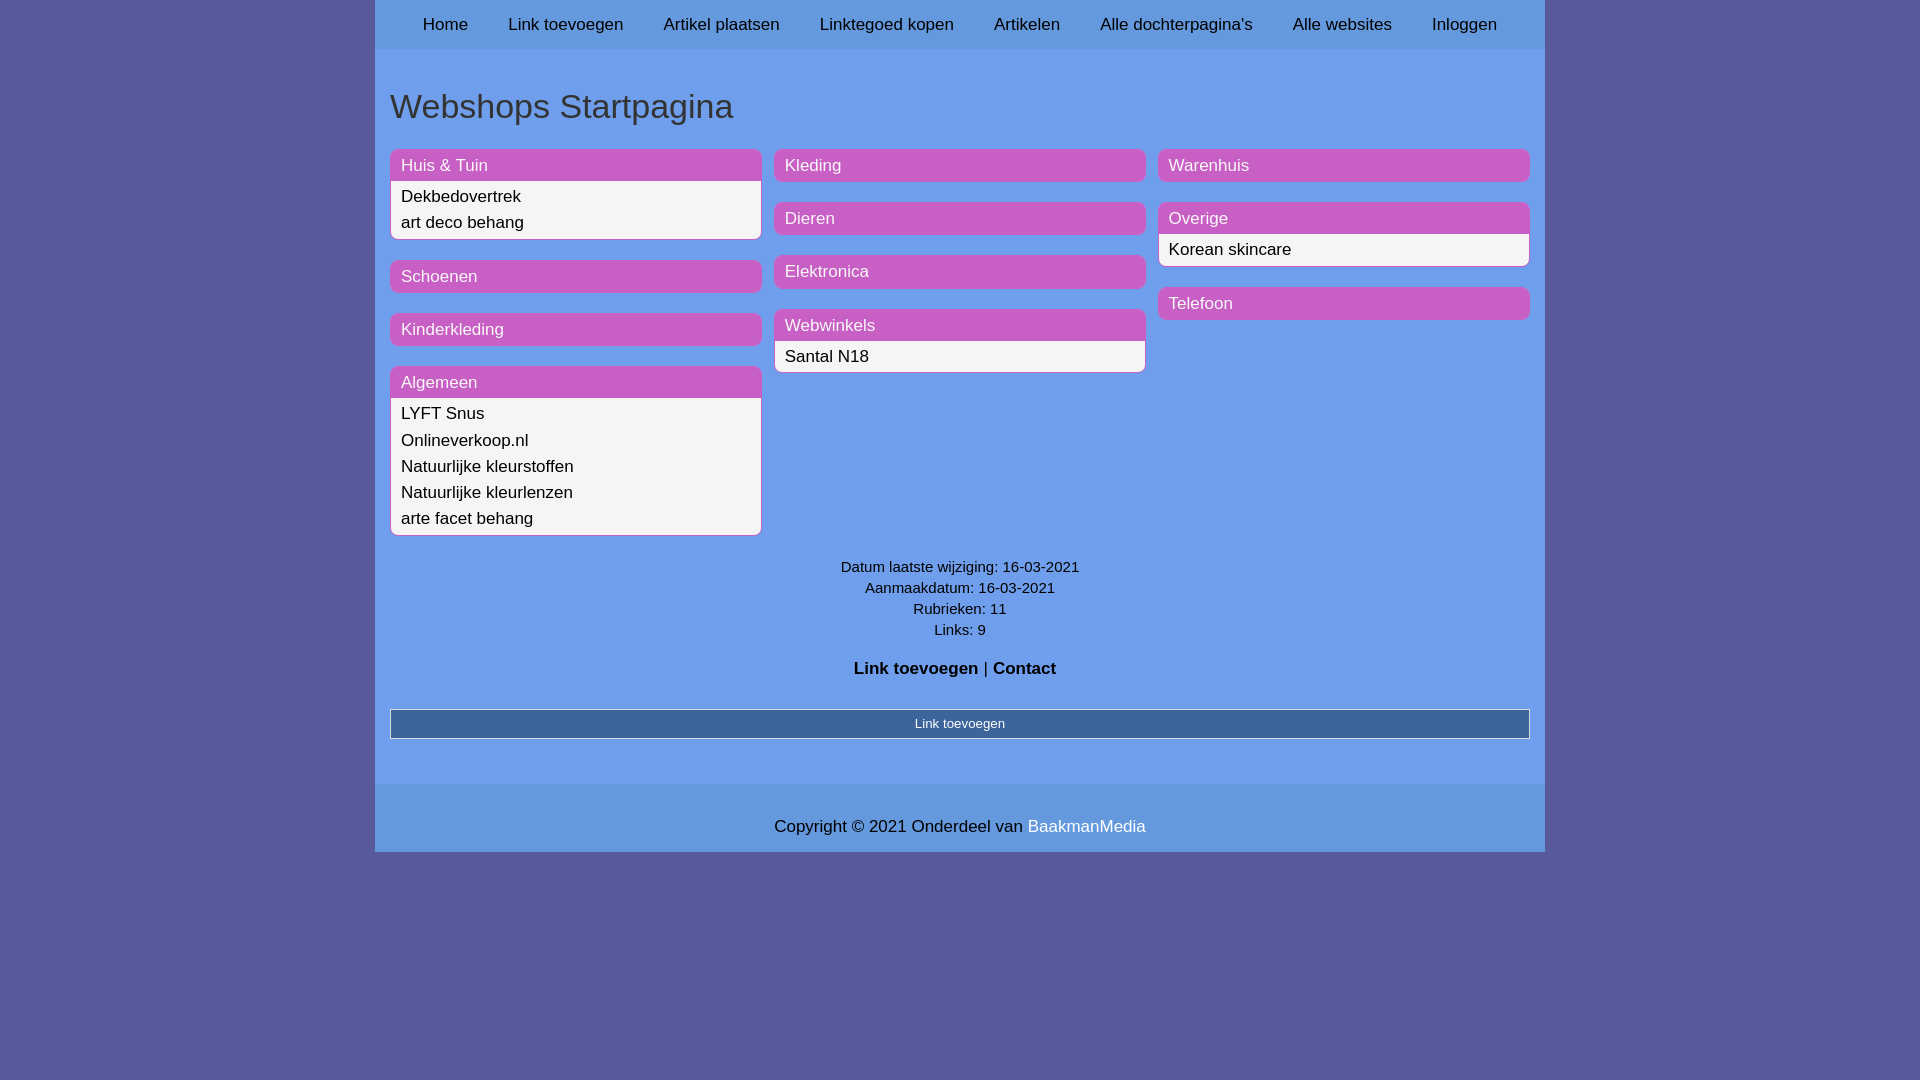 Image resolution: width=1920 pixels, height=1080 pixels. What do you see at coordinates (813, 164) in the screenshot?
I see `'Kleding'` at bounding box center [813, 164].